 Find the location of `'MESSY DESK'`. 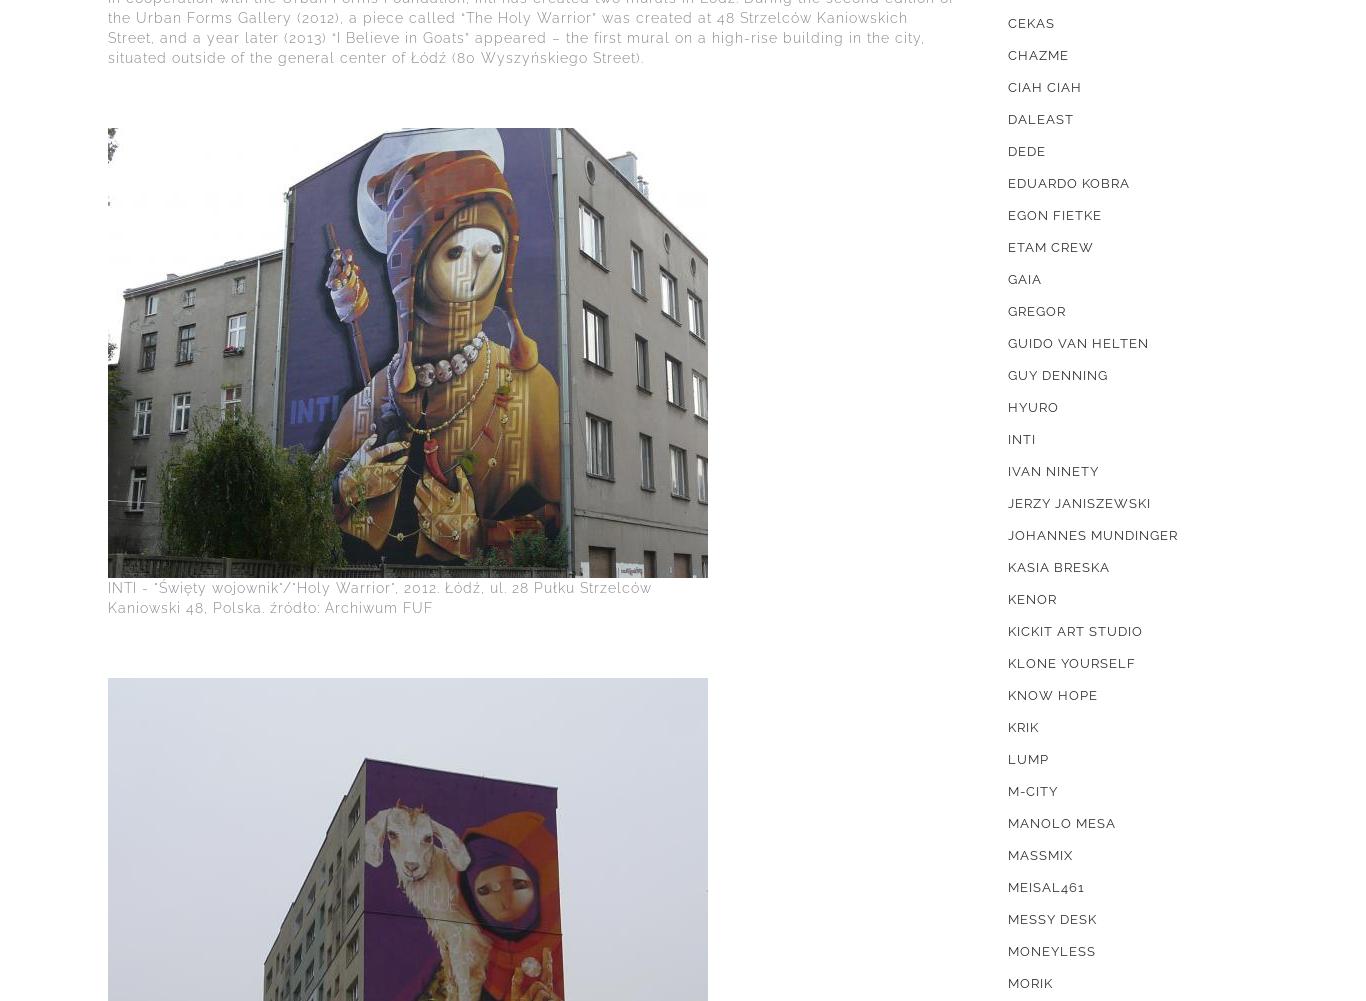

'MESSY DESK' is located at coordinates (1051, 919).